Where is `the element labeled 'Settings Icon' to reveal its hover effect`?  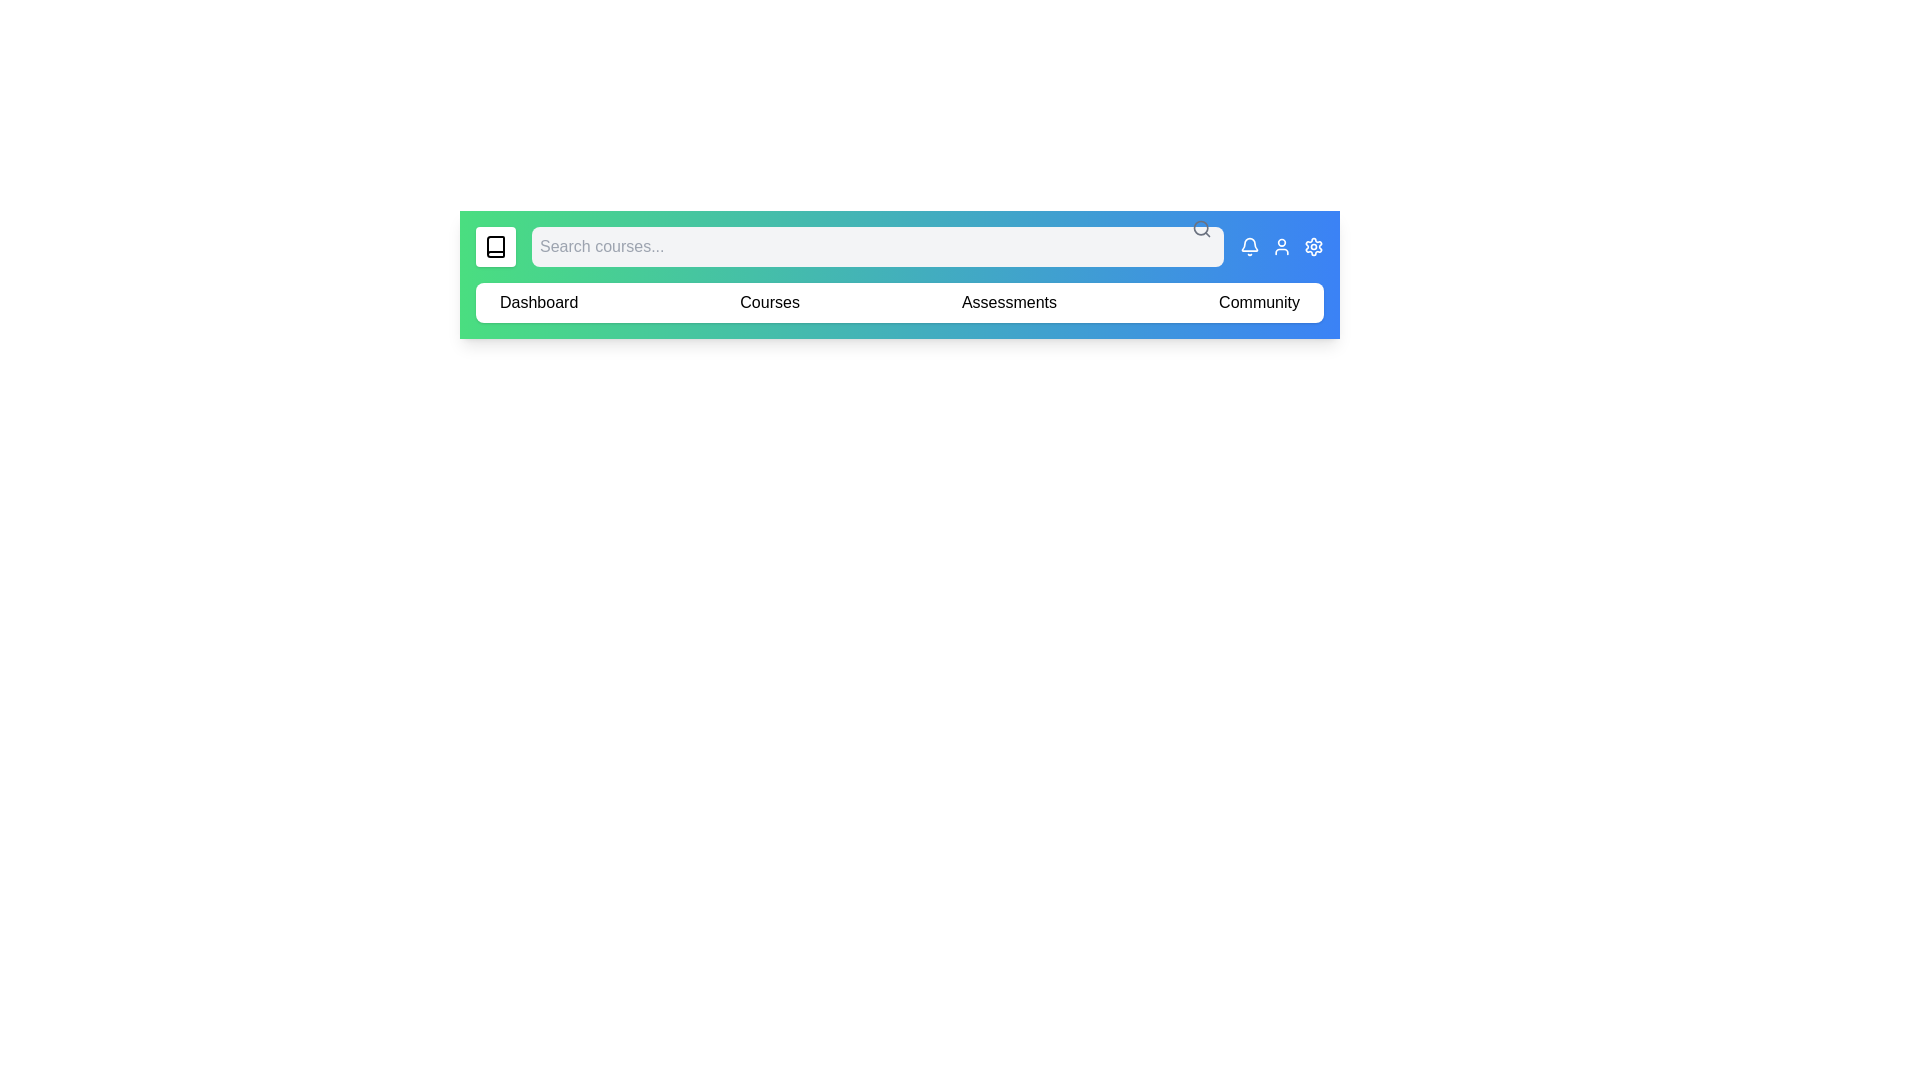 the element labeled 'Settings Icon' to reveal its hover effect is located at coordinates (1314, 245).